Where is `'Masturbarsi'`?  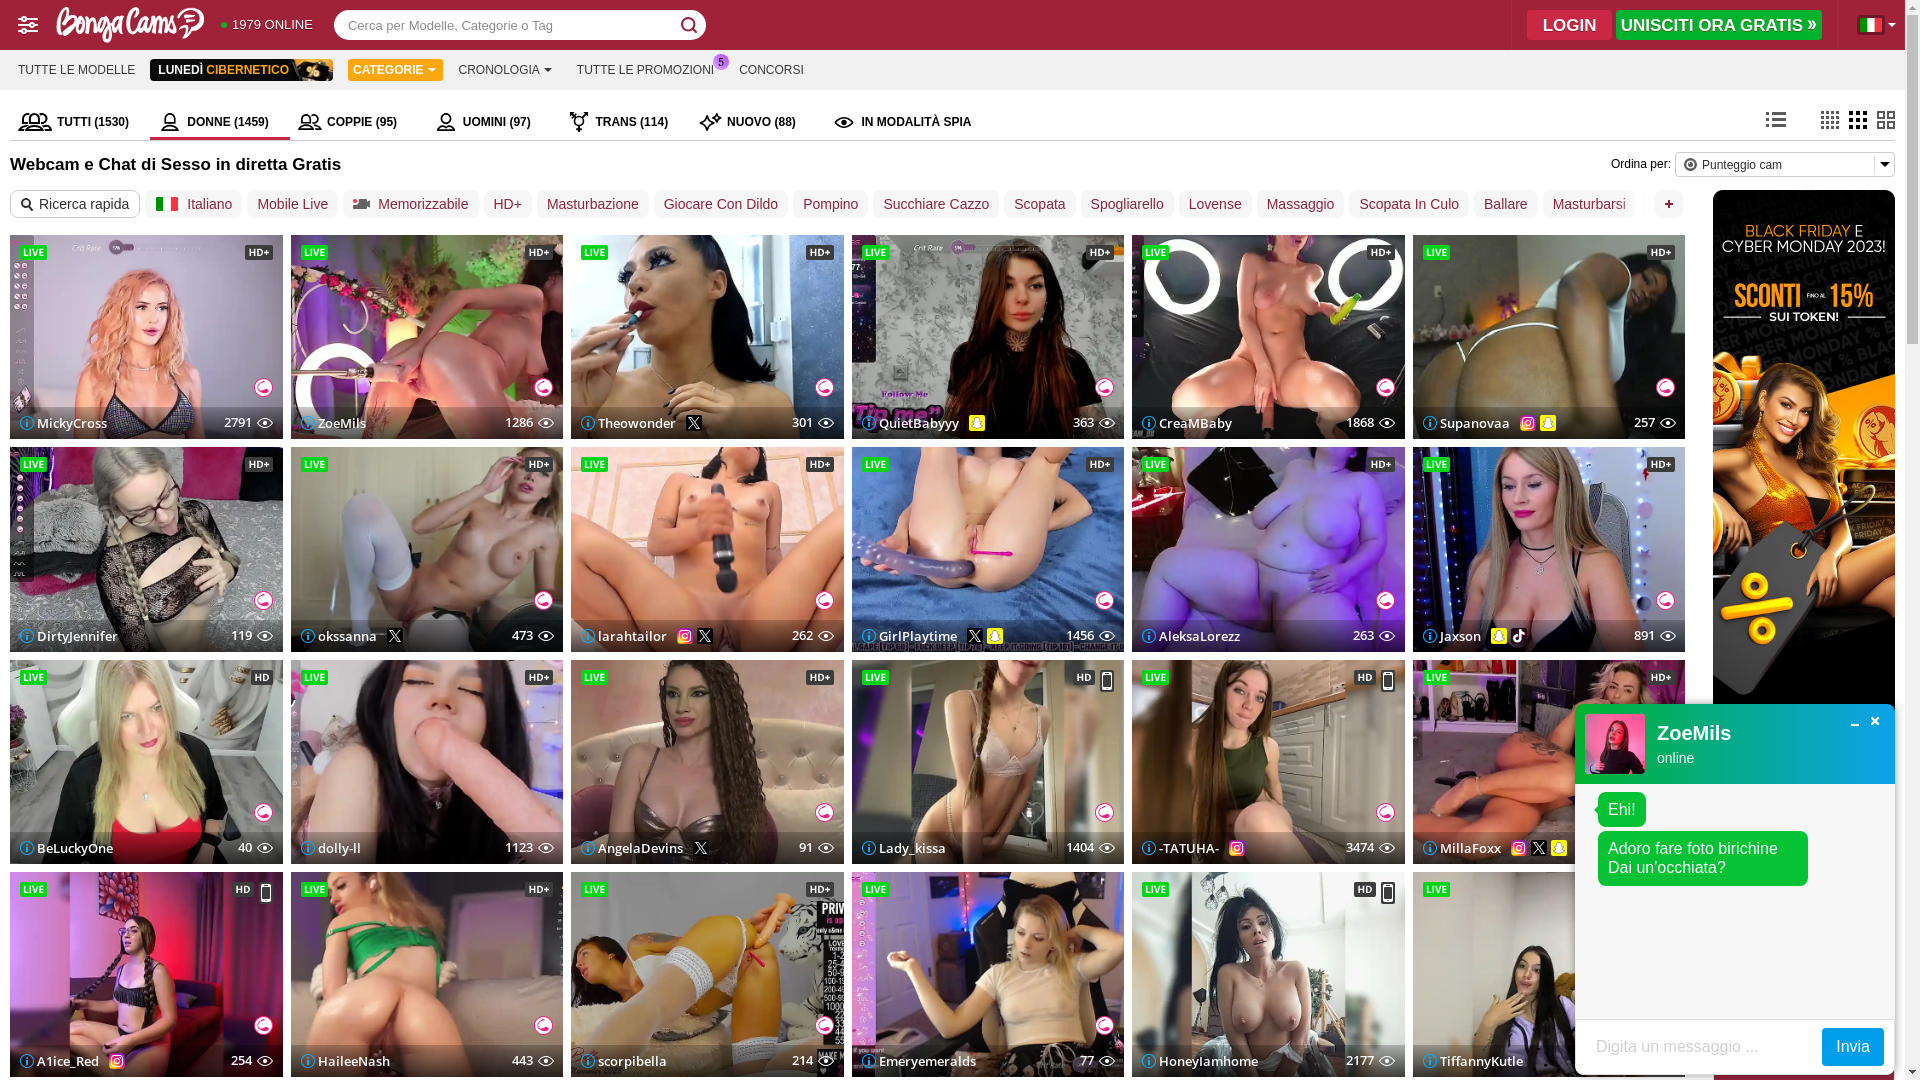 'Masturbarsi' is located at coordinates (1588, 204).